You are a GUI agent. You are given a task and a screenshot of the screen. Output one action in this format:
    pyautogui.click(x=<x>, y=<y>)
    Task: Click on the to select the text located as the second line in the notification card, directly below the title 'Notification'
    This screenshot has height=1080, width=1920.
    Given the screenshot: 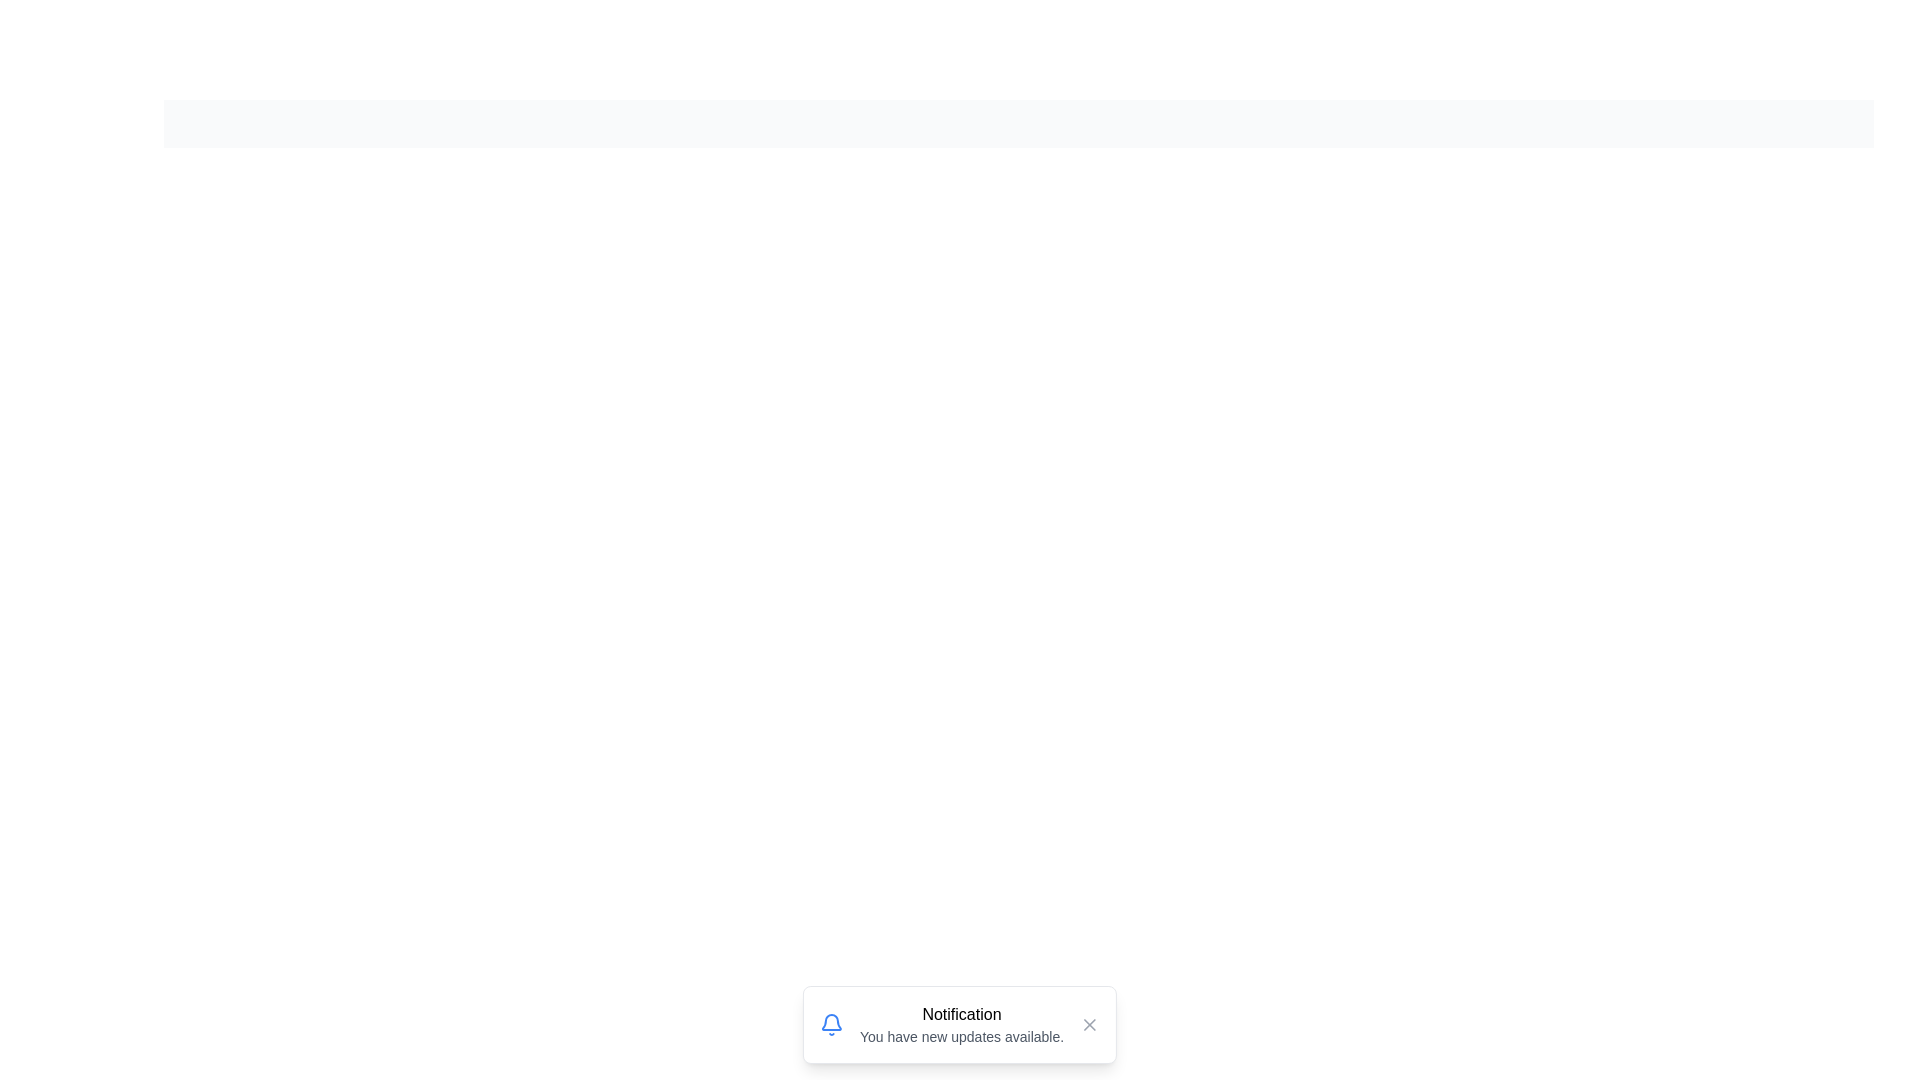 What is the action you would take?
    pyautogui.click(x=961, y=1036)
    